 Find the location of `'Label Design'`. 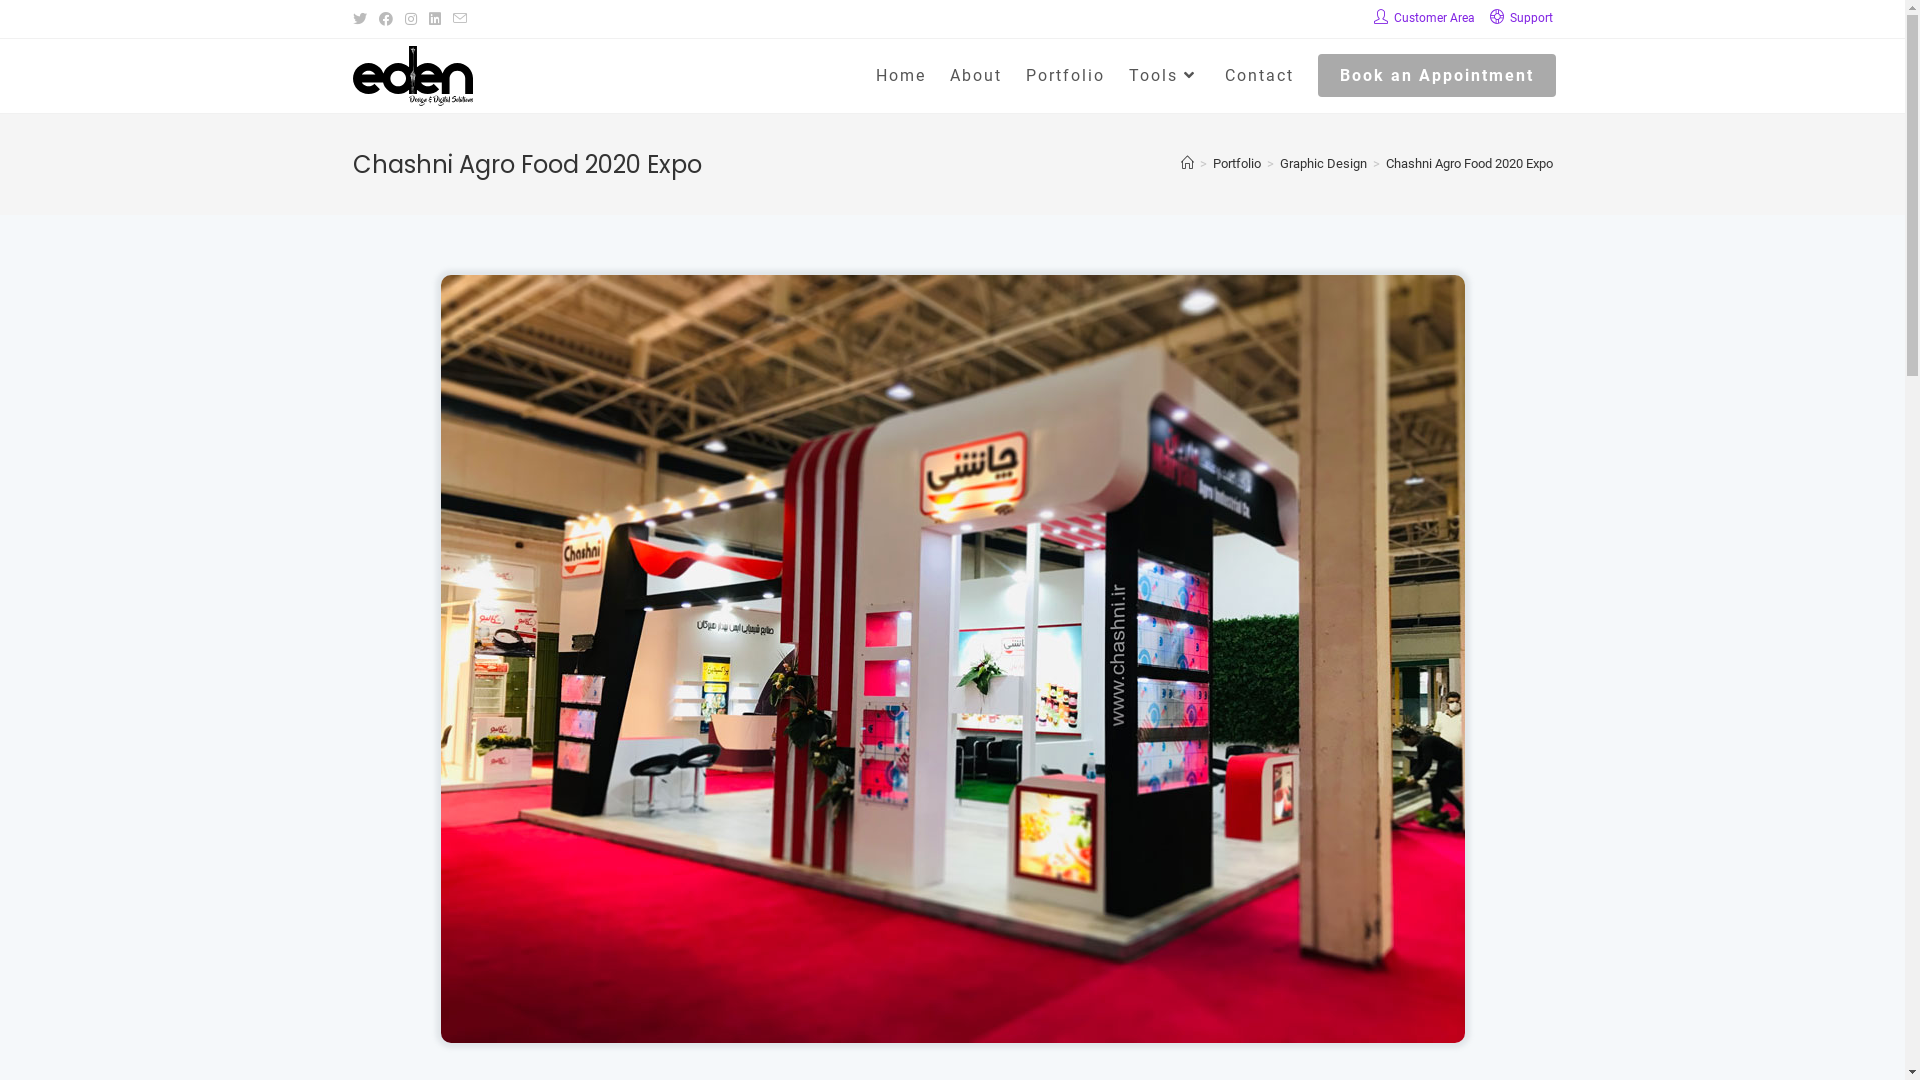

'Label Design' is located at coordinates (802, 774).